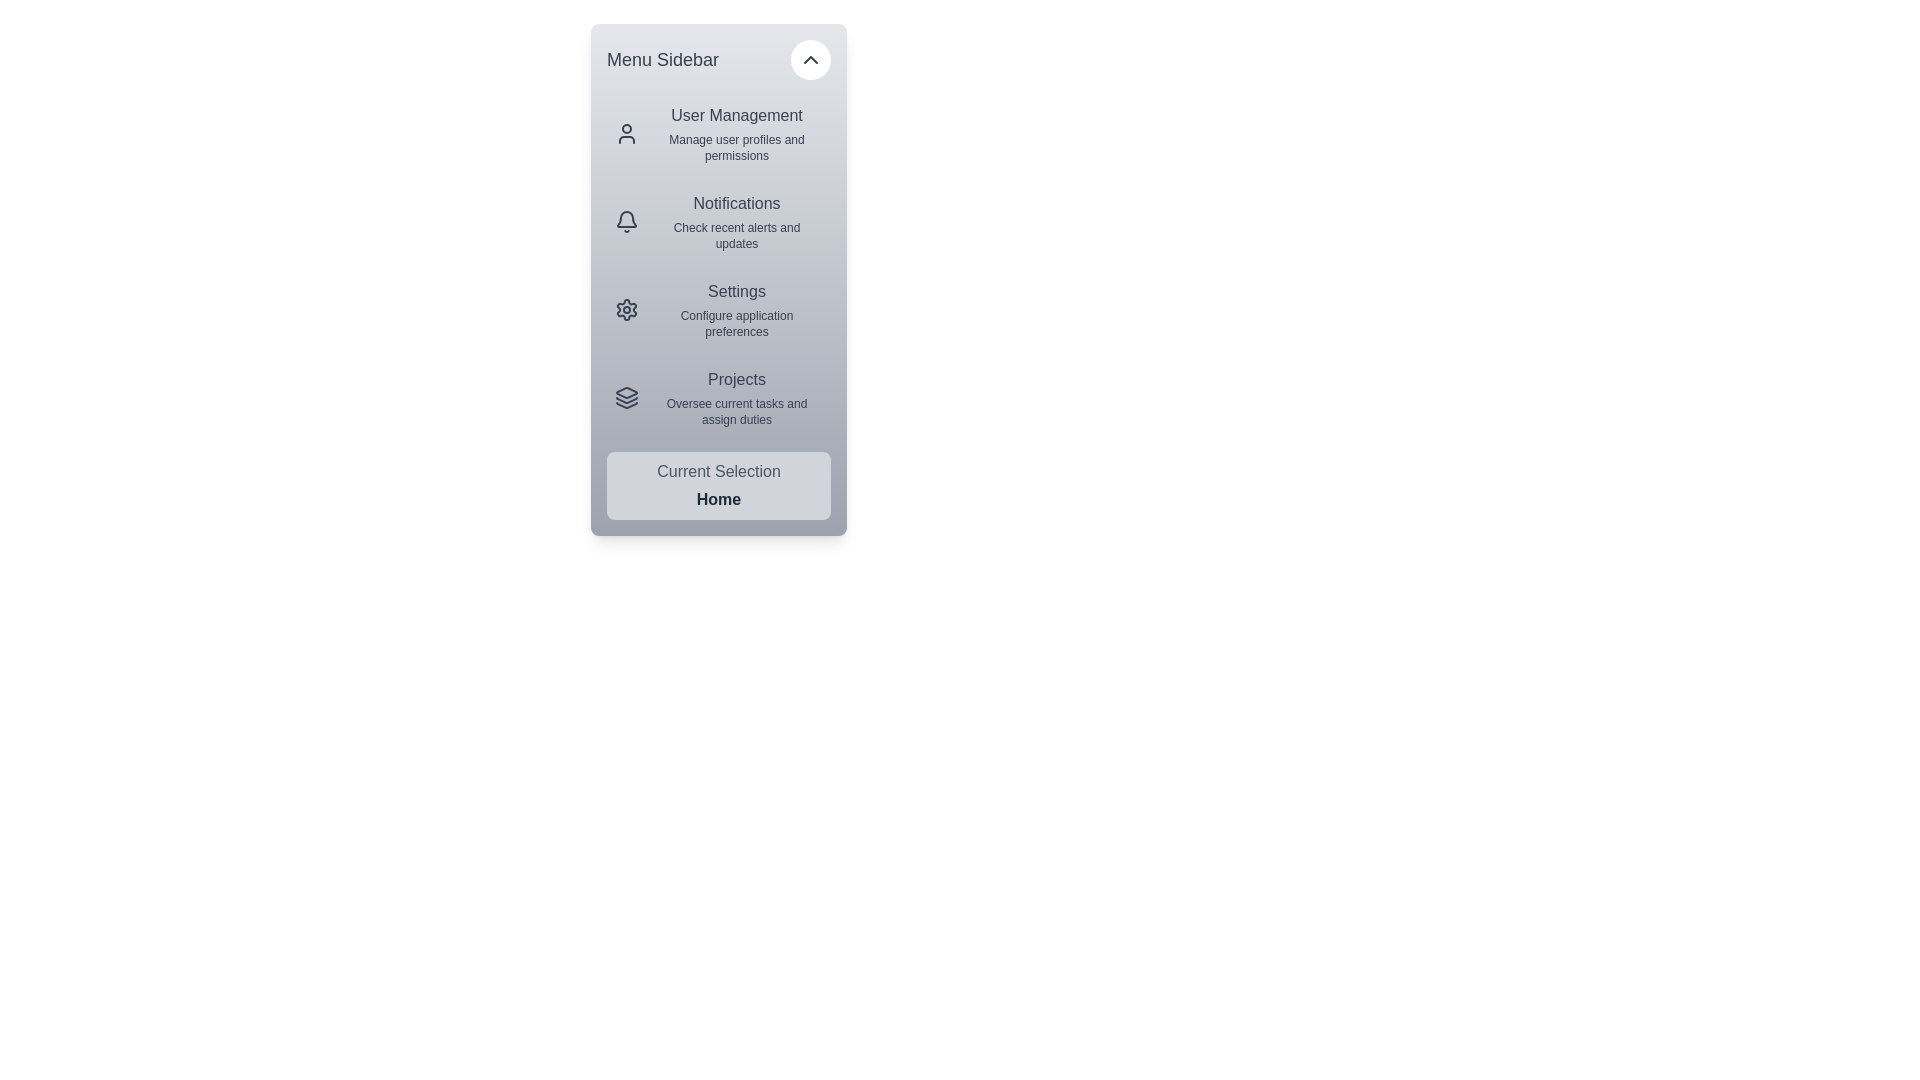 This screenshot has height=1080, width=1920. I want to click on the 'Settings' text label in the sidebar menu, which serves as a heading for the settings section and is centrally aligned above the subtitle 'Configure application preferences', so click(736, 292).